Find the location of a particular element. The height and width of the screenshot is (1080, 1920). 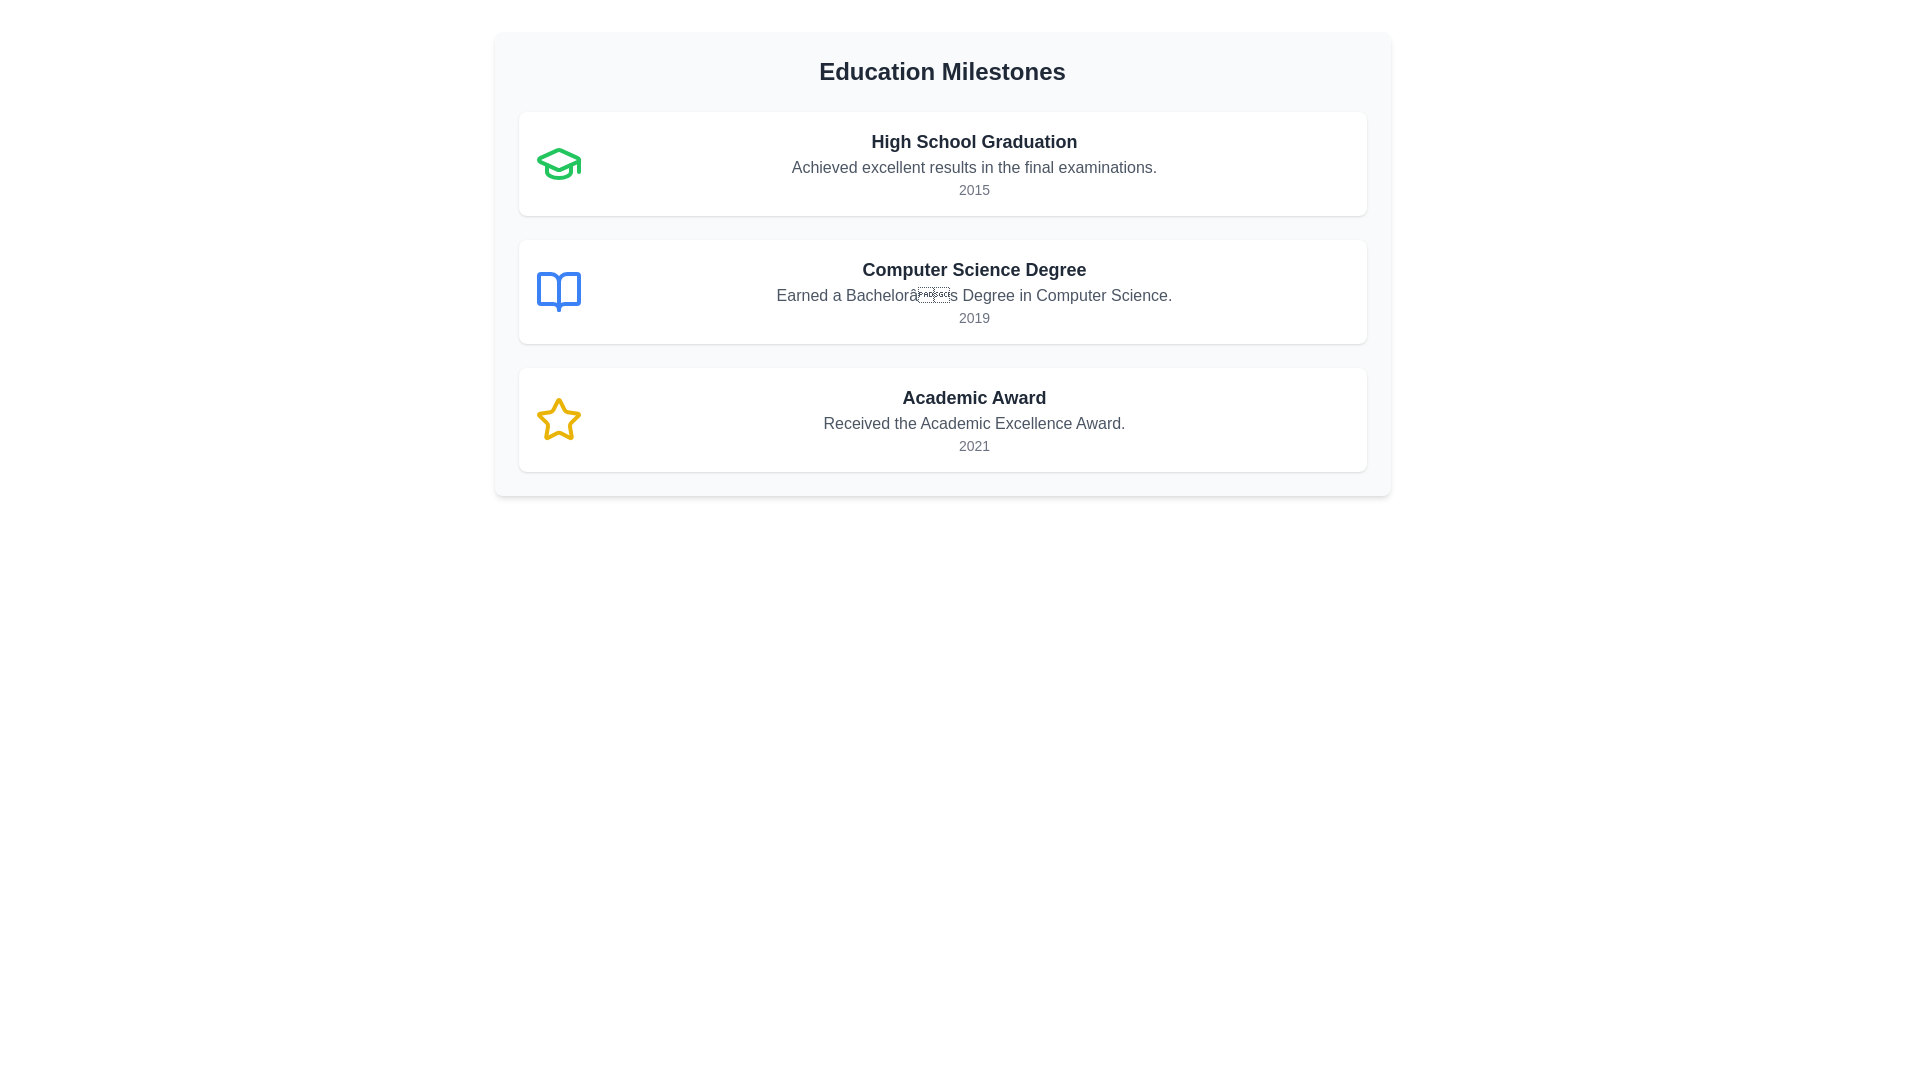

the star-shaped icon with a yellow border located in the bottom-right corner of the 'Academic Award' section in the 'Education Milestones' layout is located at coordinates (558, 418).